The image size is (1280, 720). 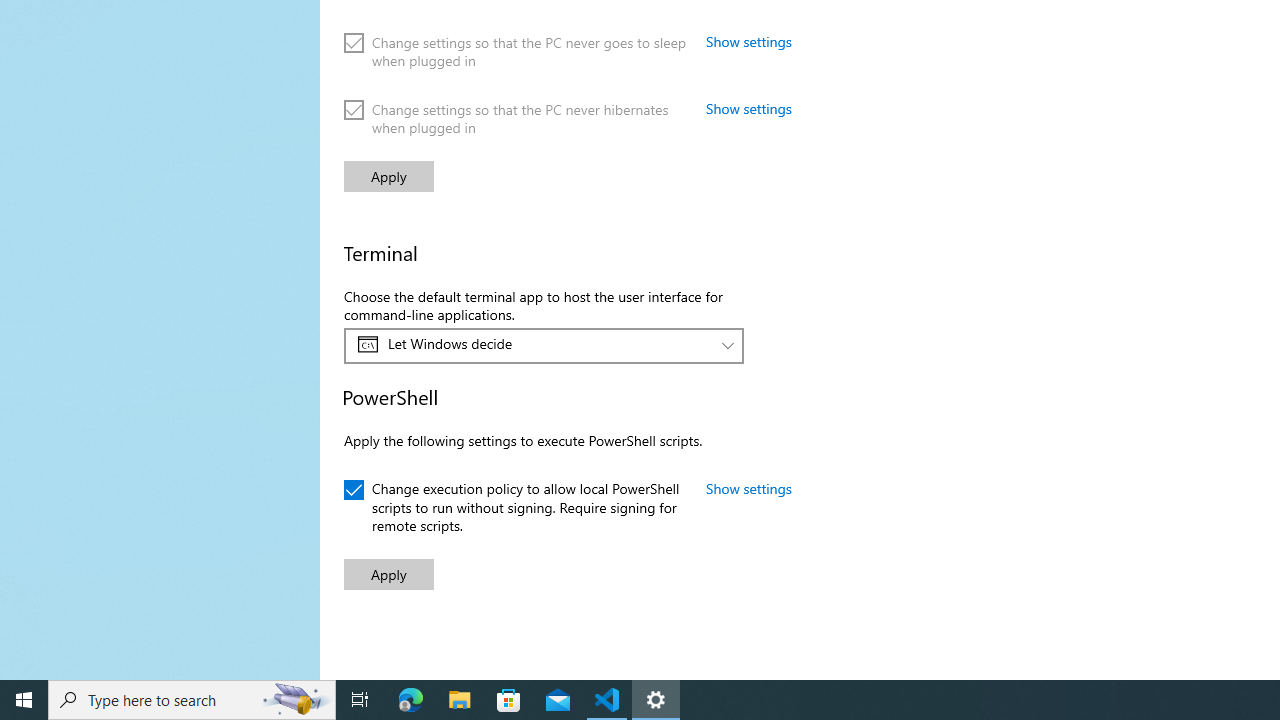 What do you see at coordinates (459, 698) in the screenshot?
I see `'File Explorer'` at bounding box center [459, 698].